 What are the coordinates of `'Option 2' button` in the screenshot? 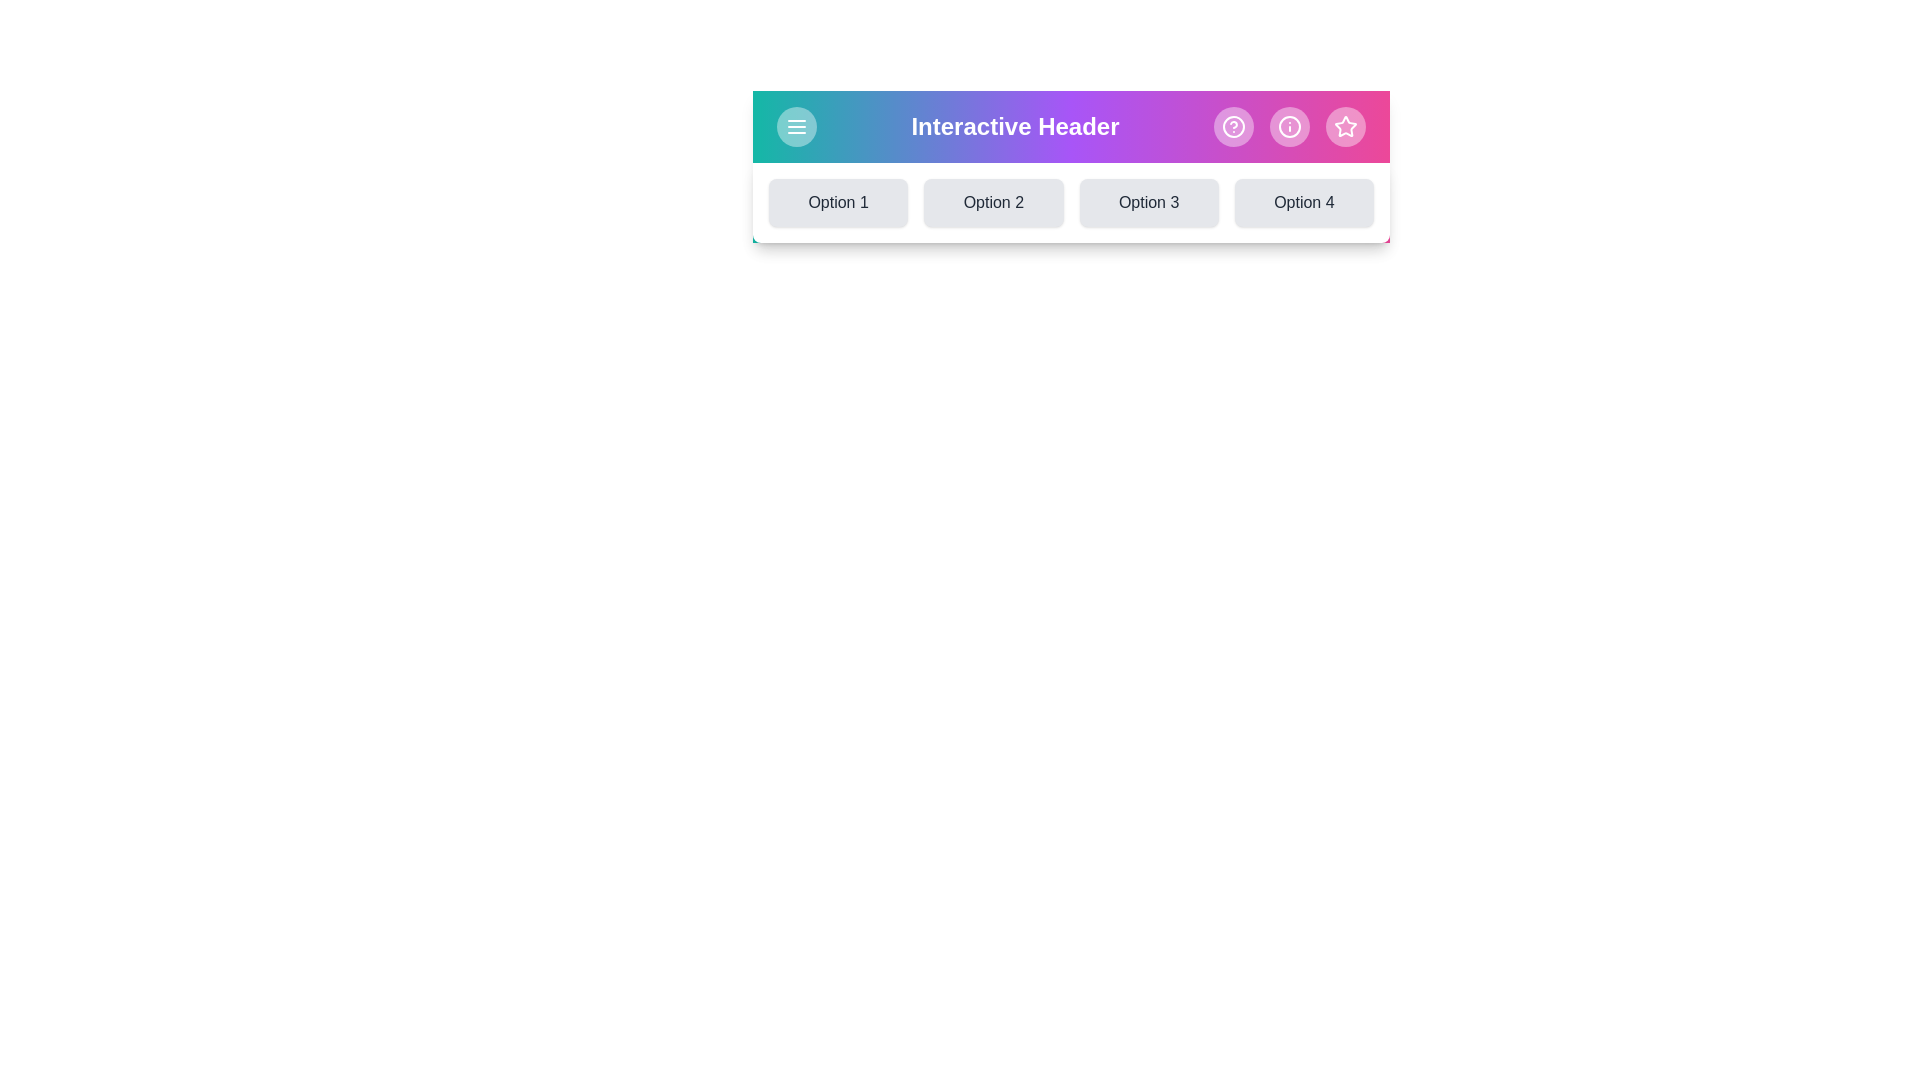 It's located at (993, 203).